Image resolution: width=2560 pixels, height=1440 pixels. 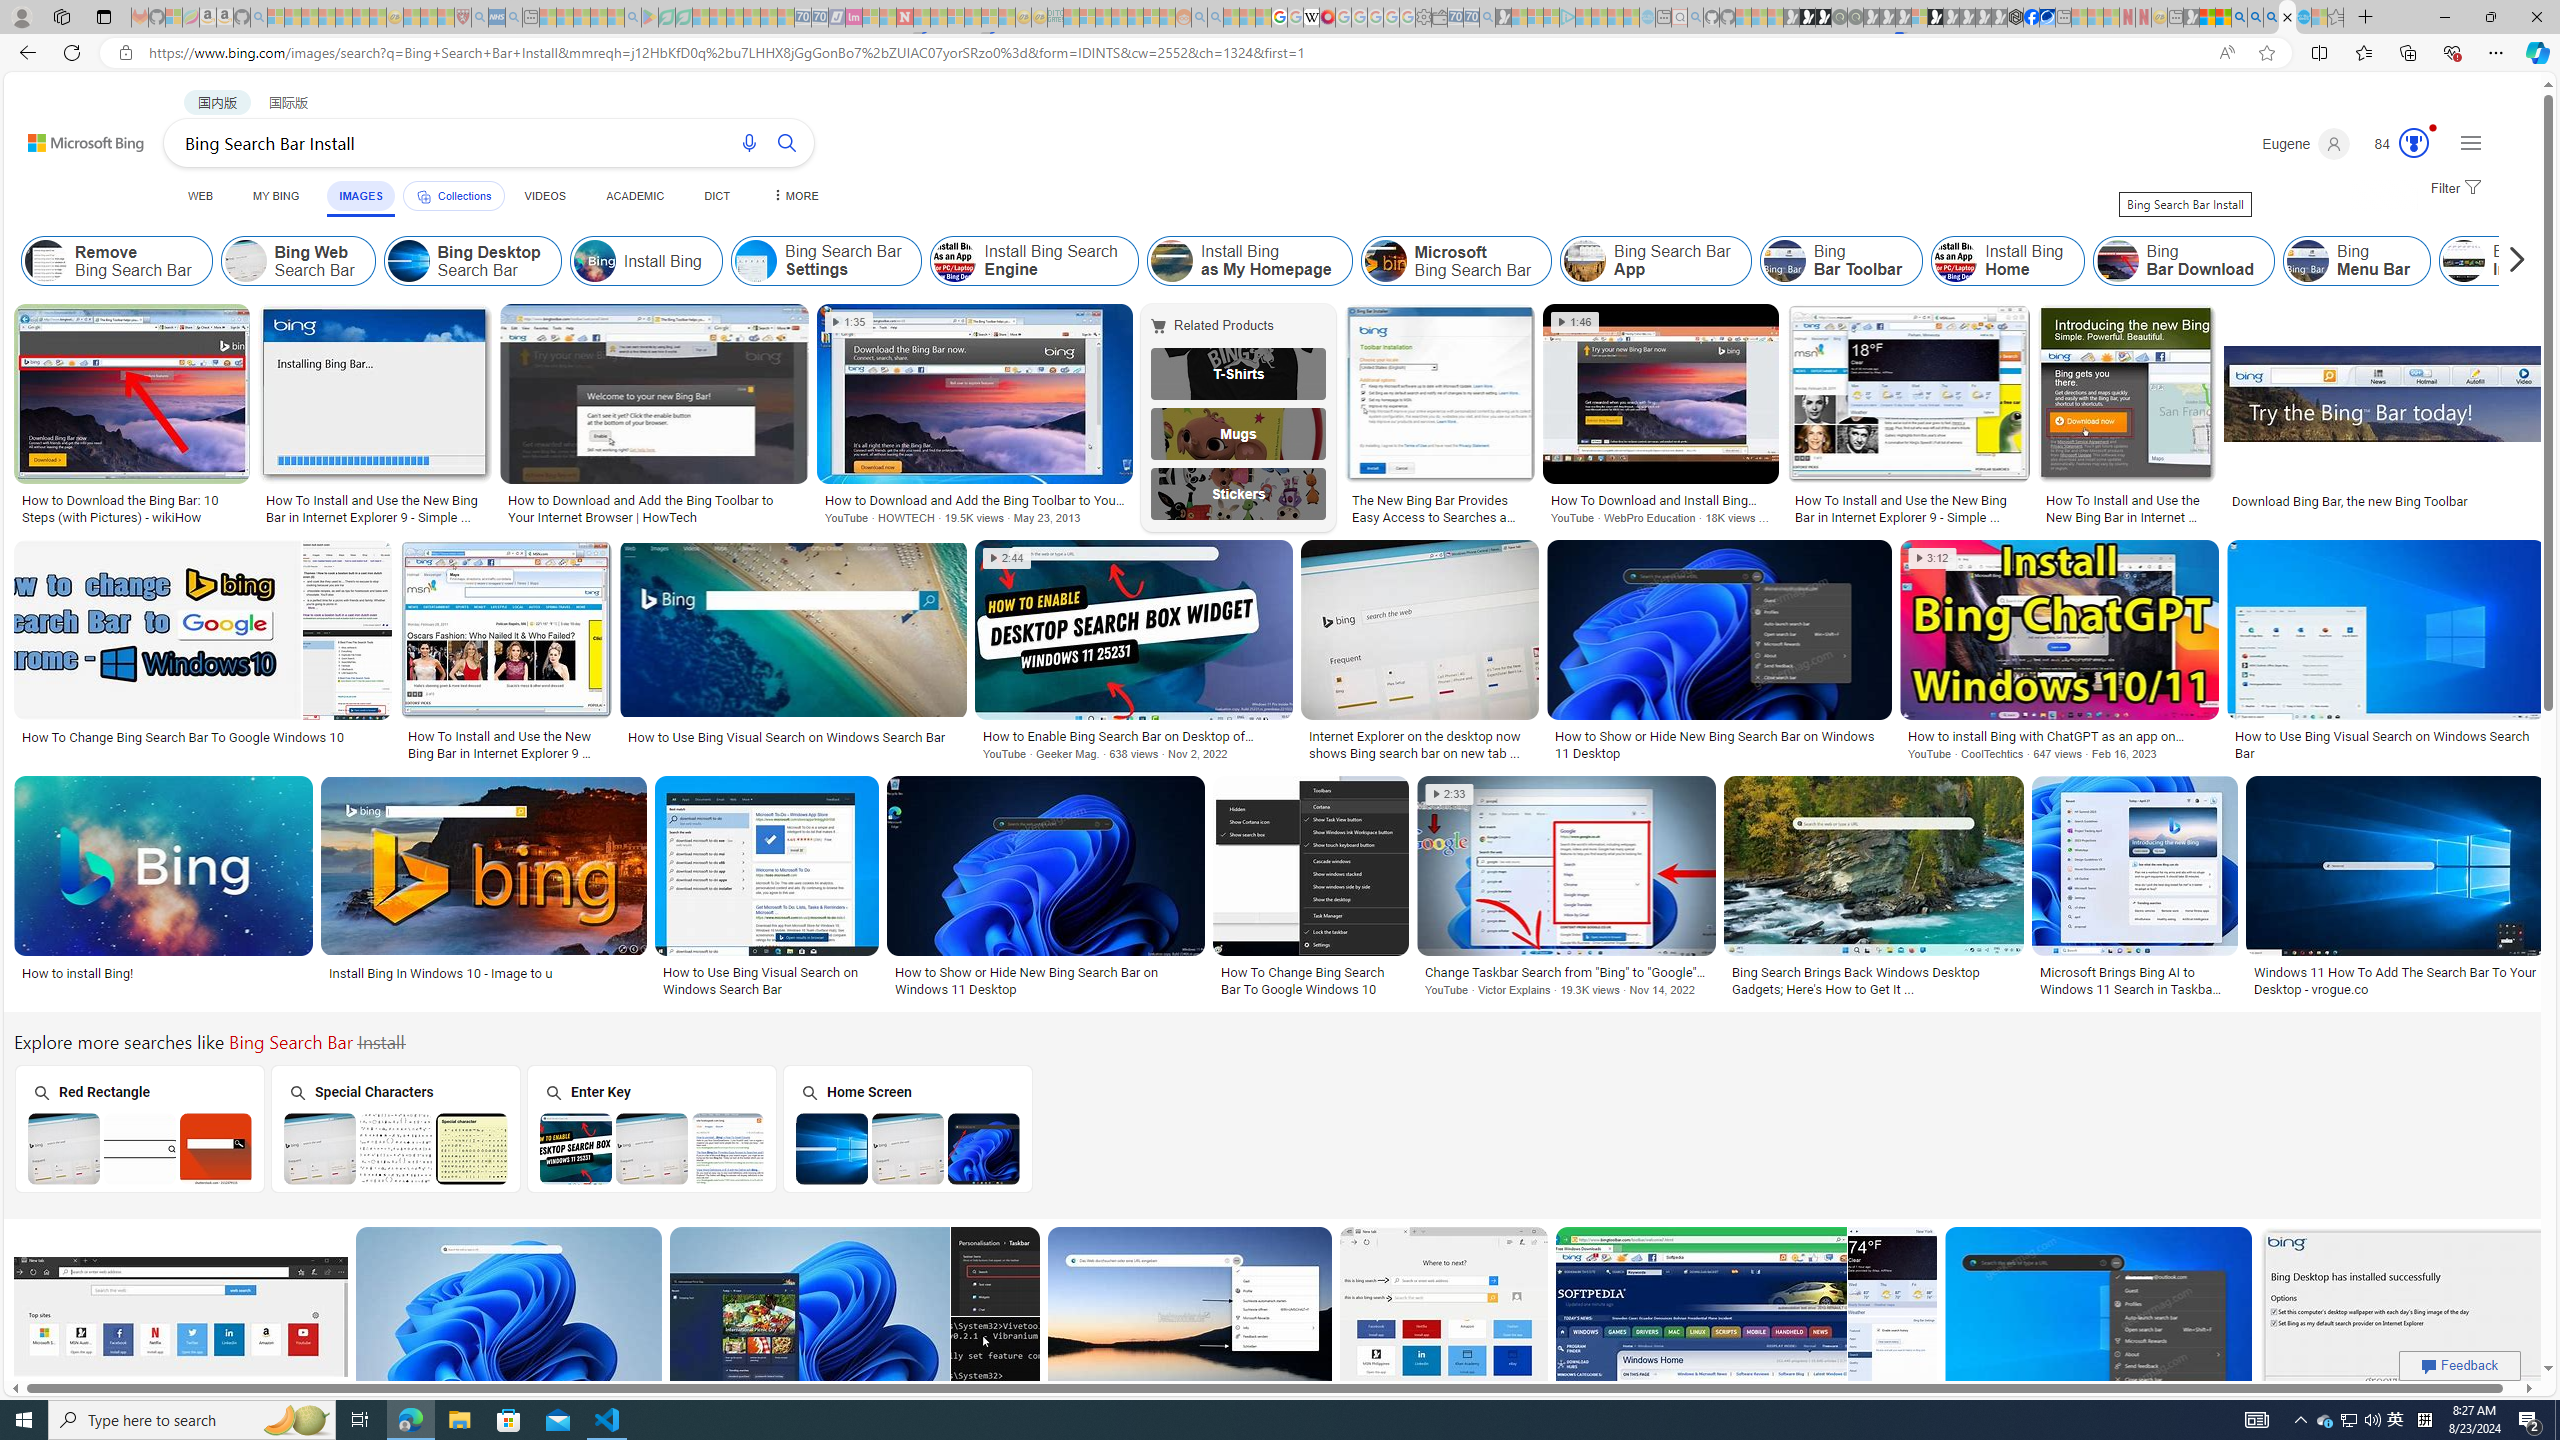 I want to click on 'MORE', so click(x=794, y=195).